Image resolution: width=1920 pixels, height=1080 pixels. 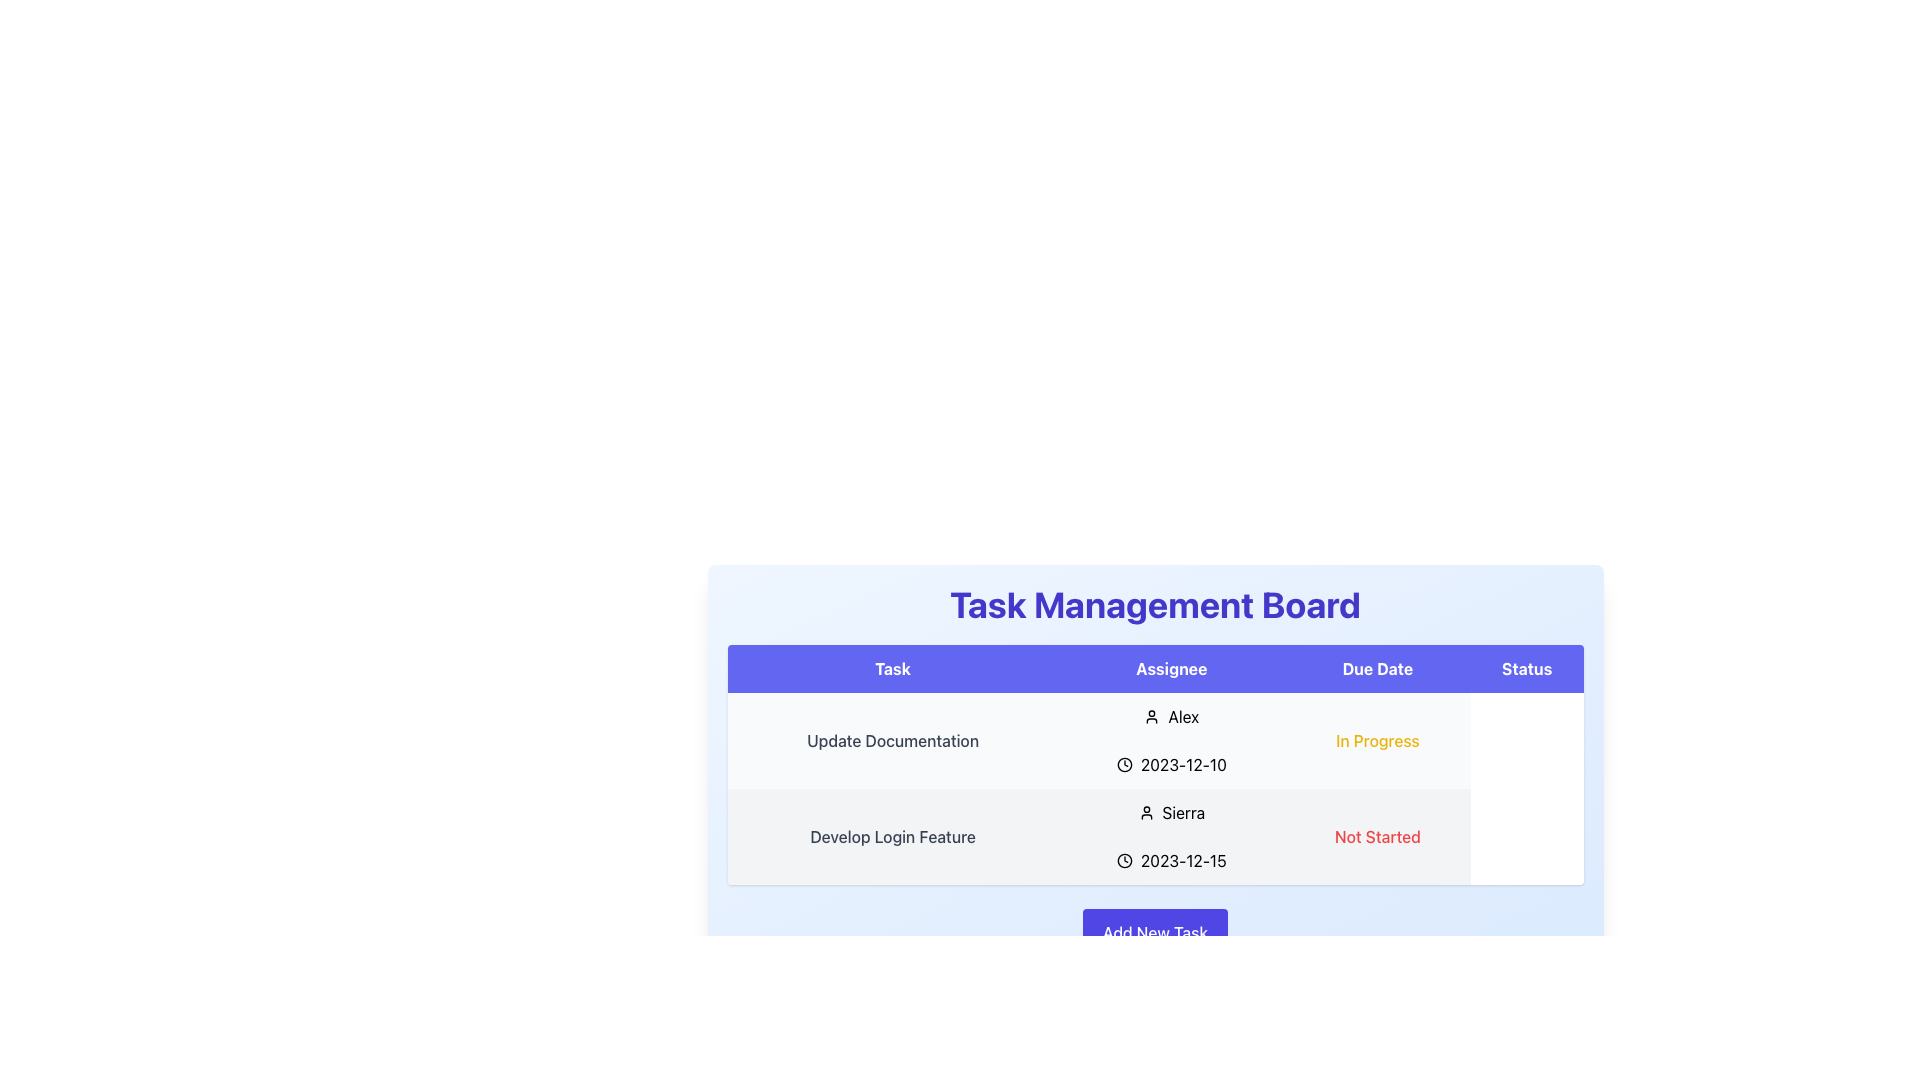 What do you see at coordinates (1376, 837) in the screenshot?
I see `the text label displaying 'Not Started' in red bold font, located in the 'Status' column of the task management table, aligned with the task 'Develop Login Feature'` at bounding box center [1376, 837].